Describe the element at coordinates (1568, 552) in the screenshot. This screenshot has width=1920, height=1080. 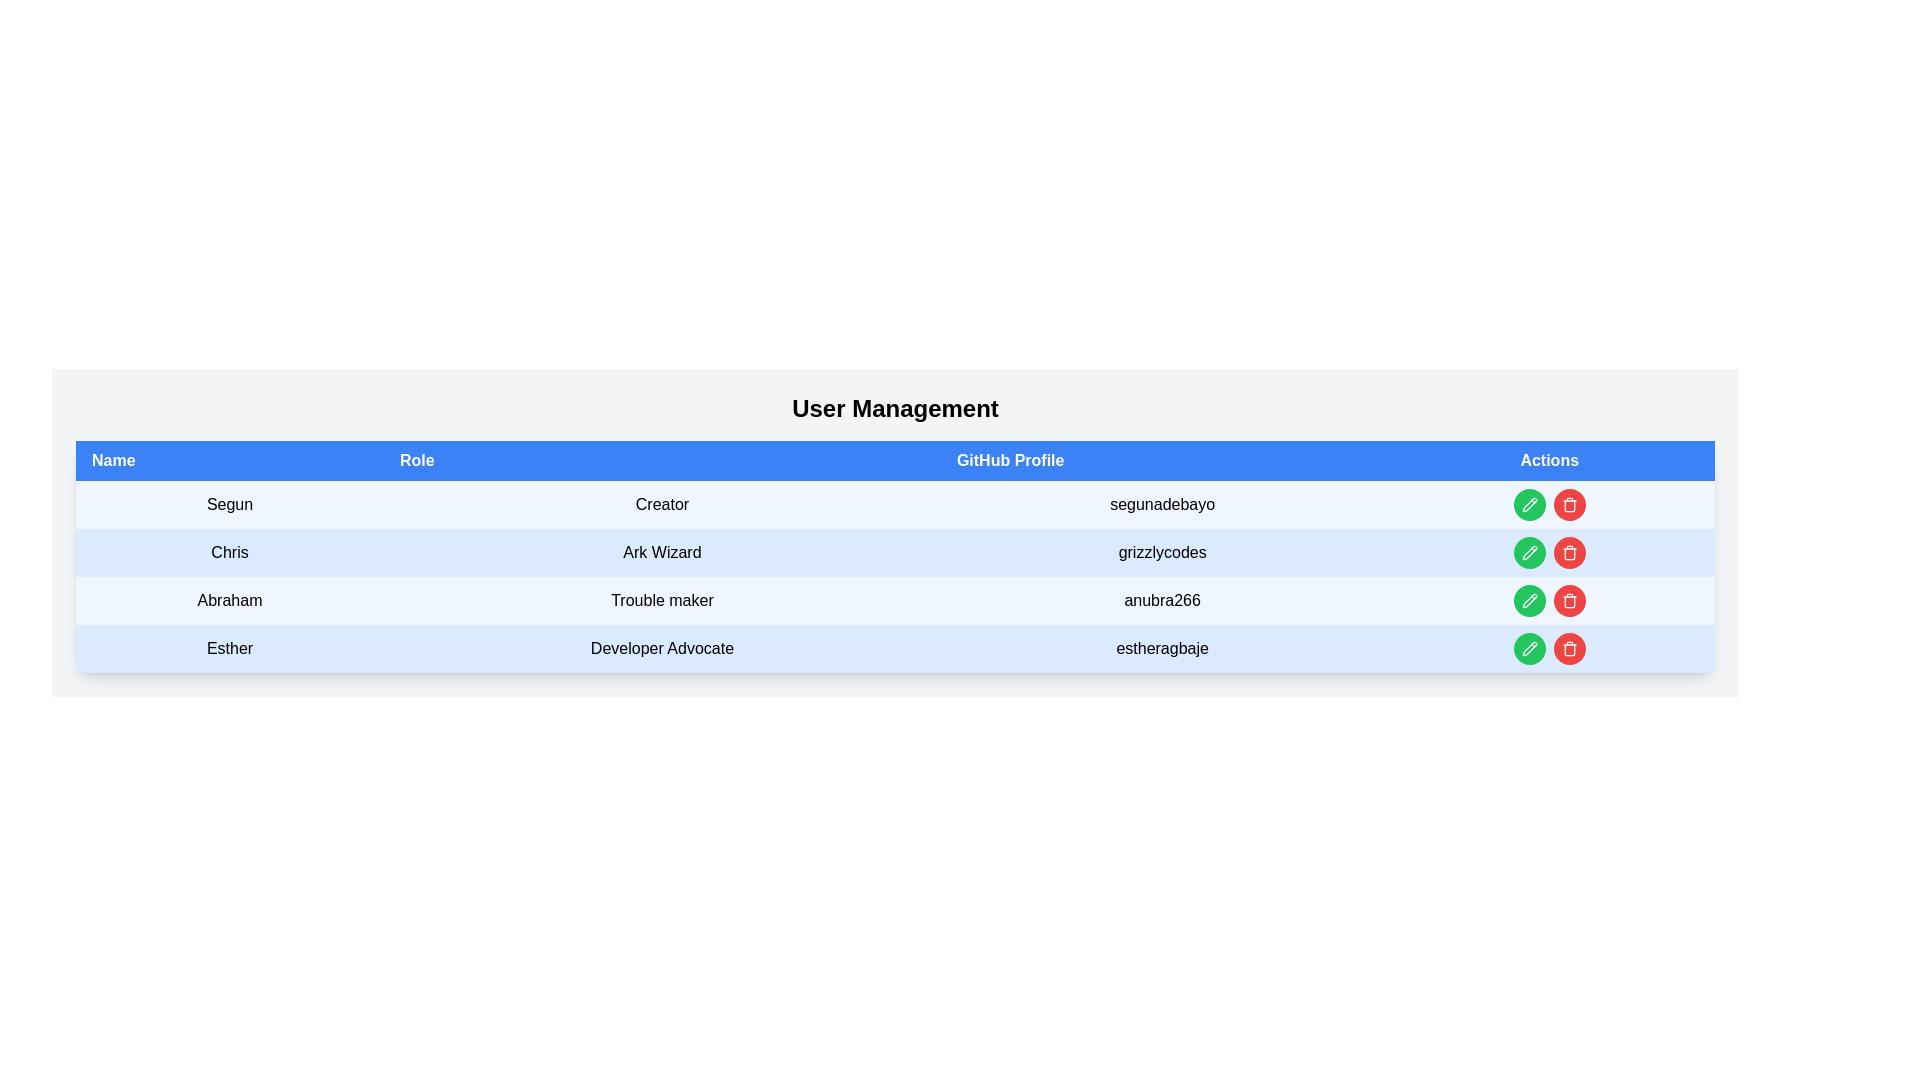
I see `the delete button located in the 'Actions' column of the second row for the user 'Chris'` at that location.